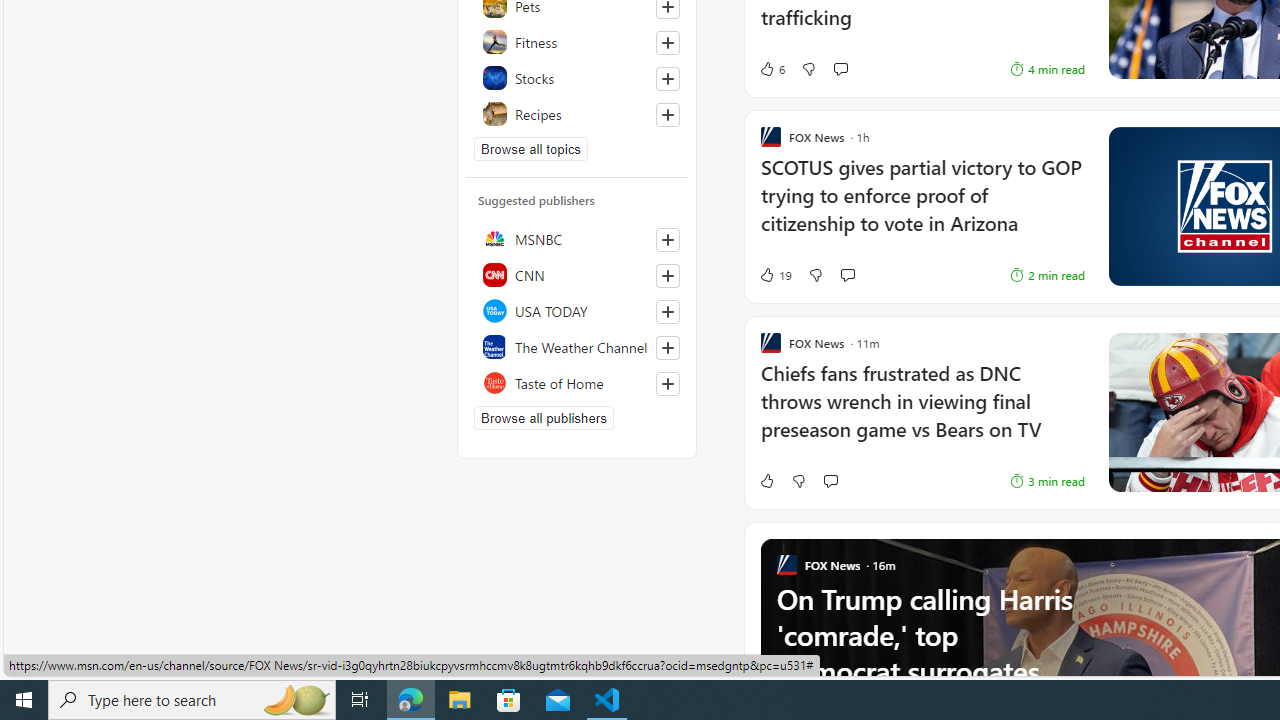  I want to click on 'Fitness', so click(576, 42).